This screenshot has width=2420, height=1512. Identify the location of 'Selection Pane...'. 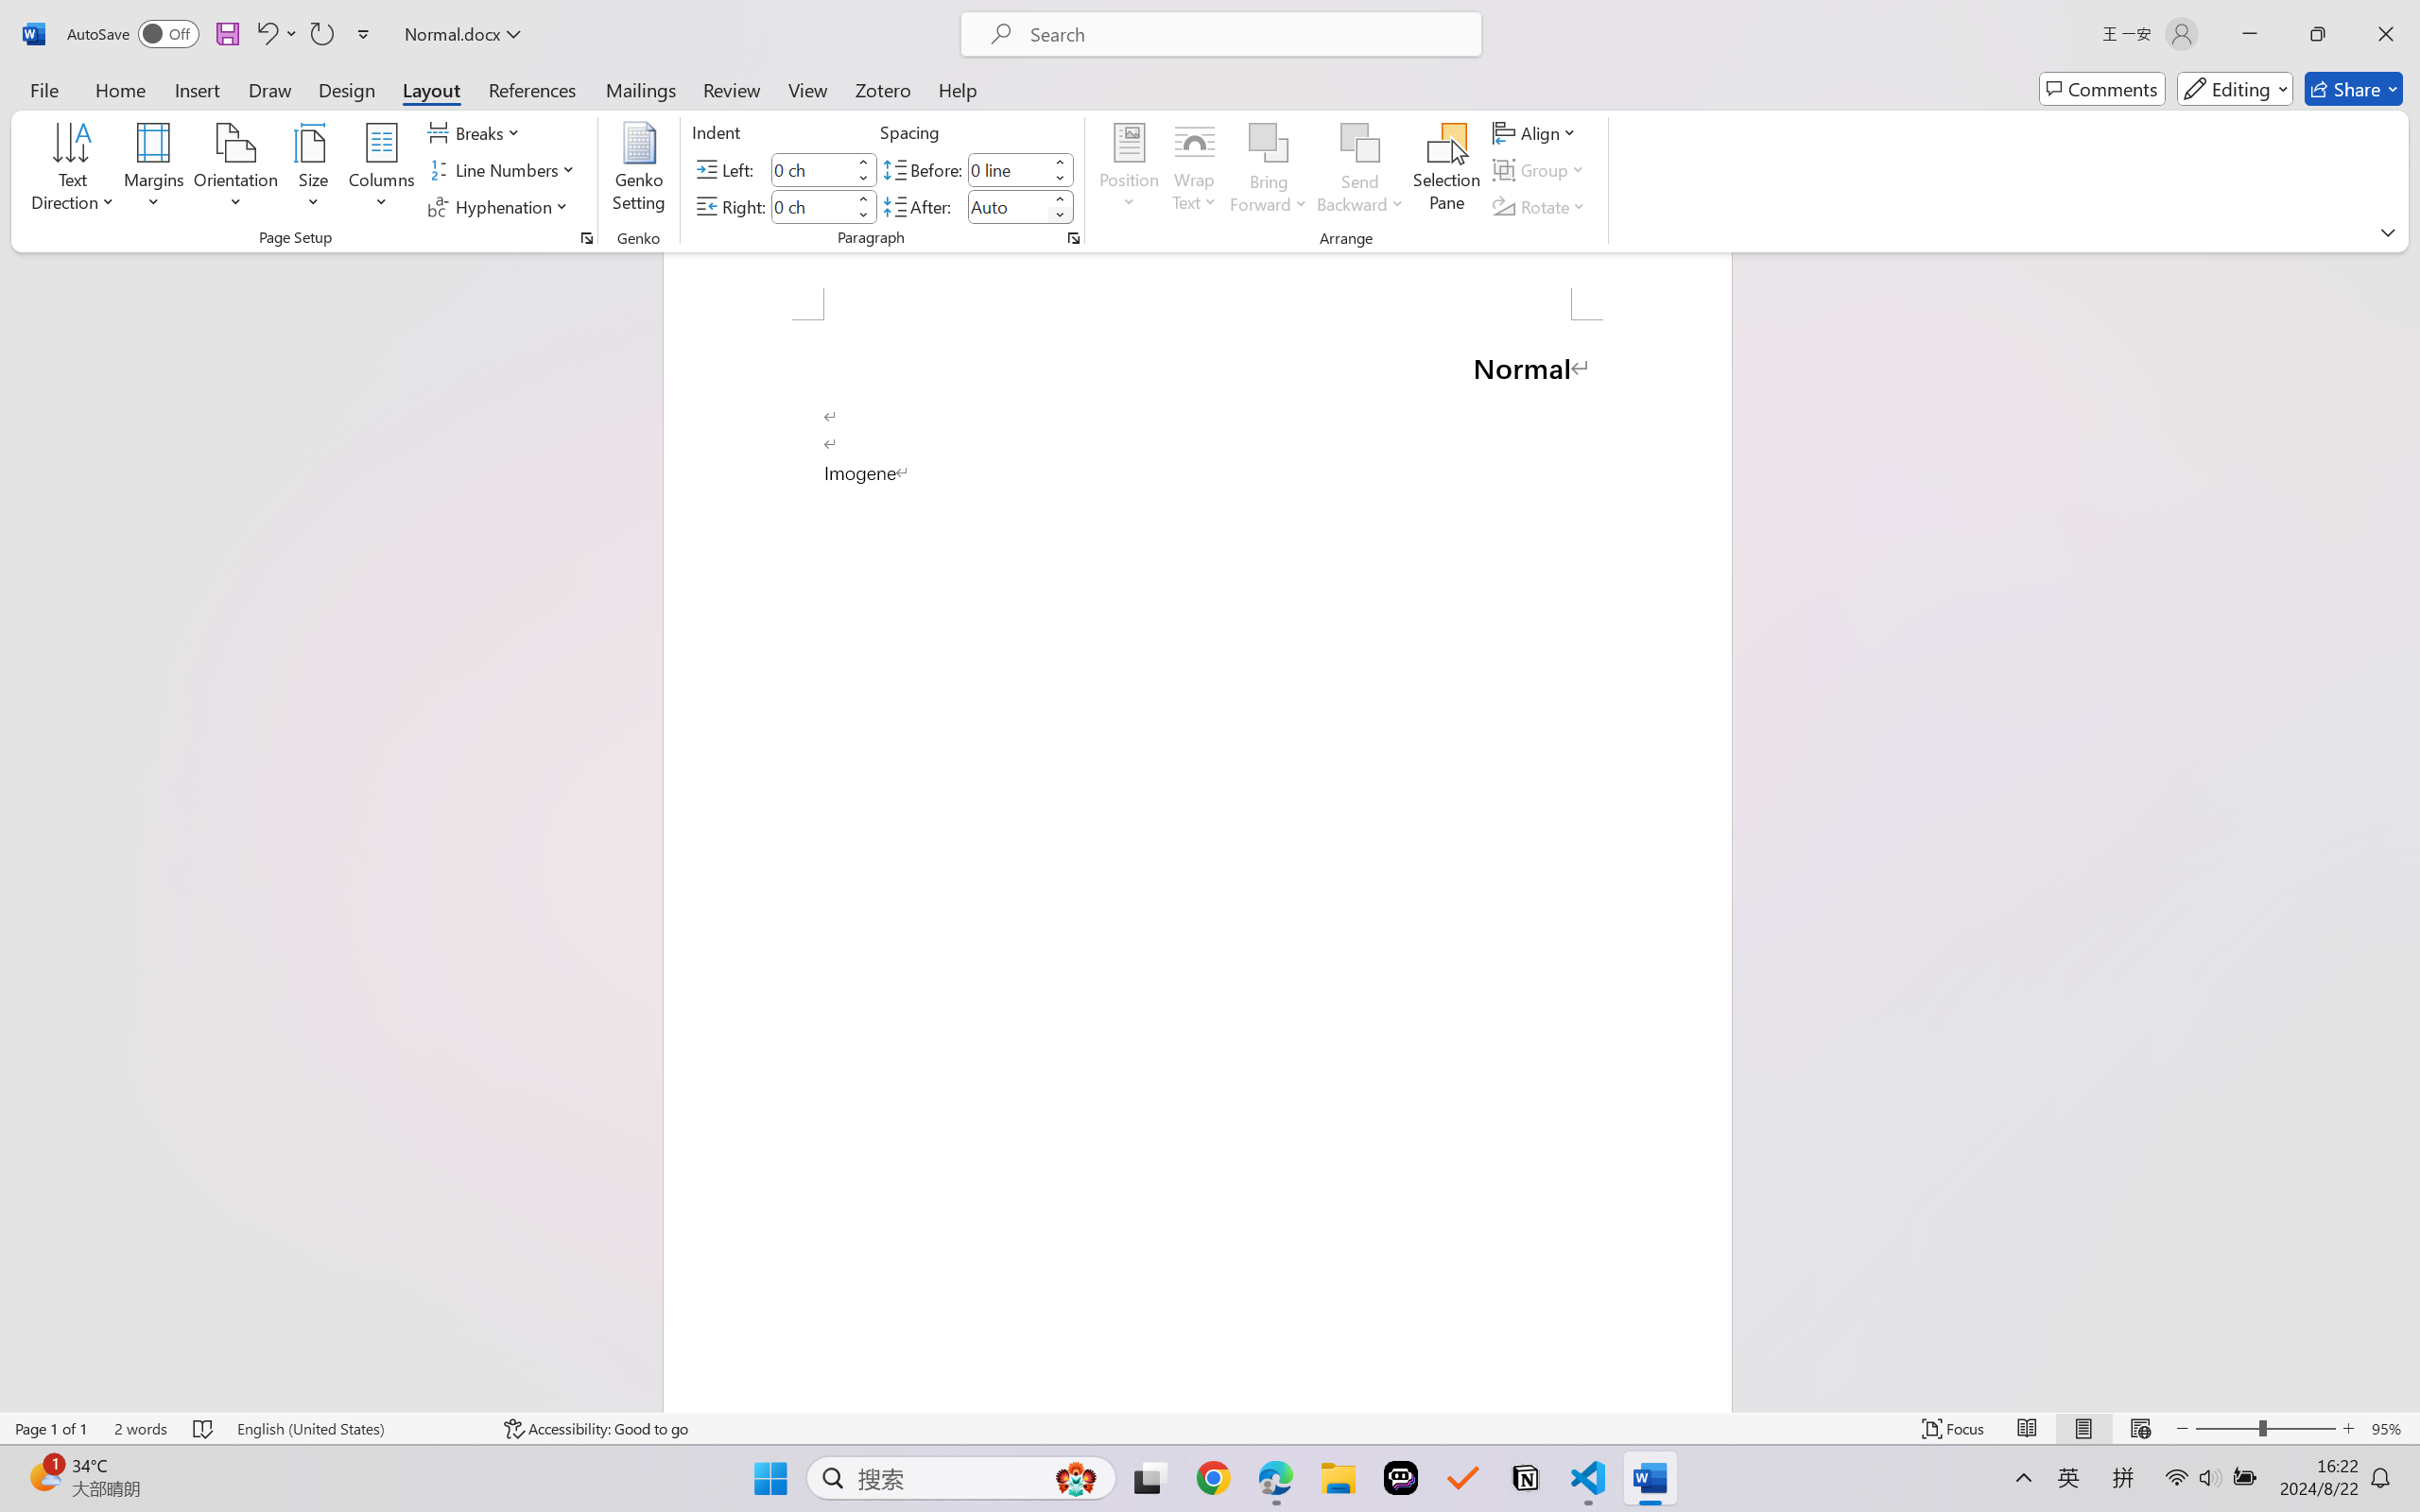
(1445, 170).